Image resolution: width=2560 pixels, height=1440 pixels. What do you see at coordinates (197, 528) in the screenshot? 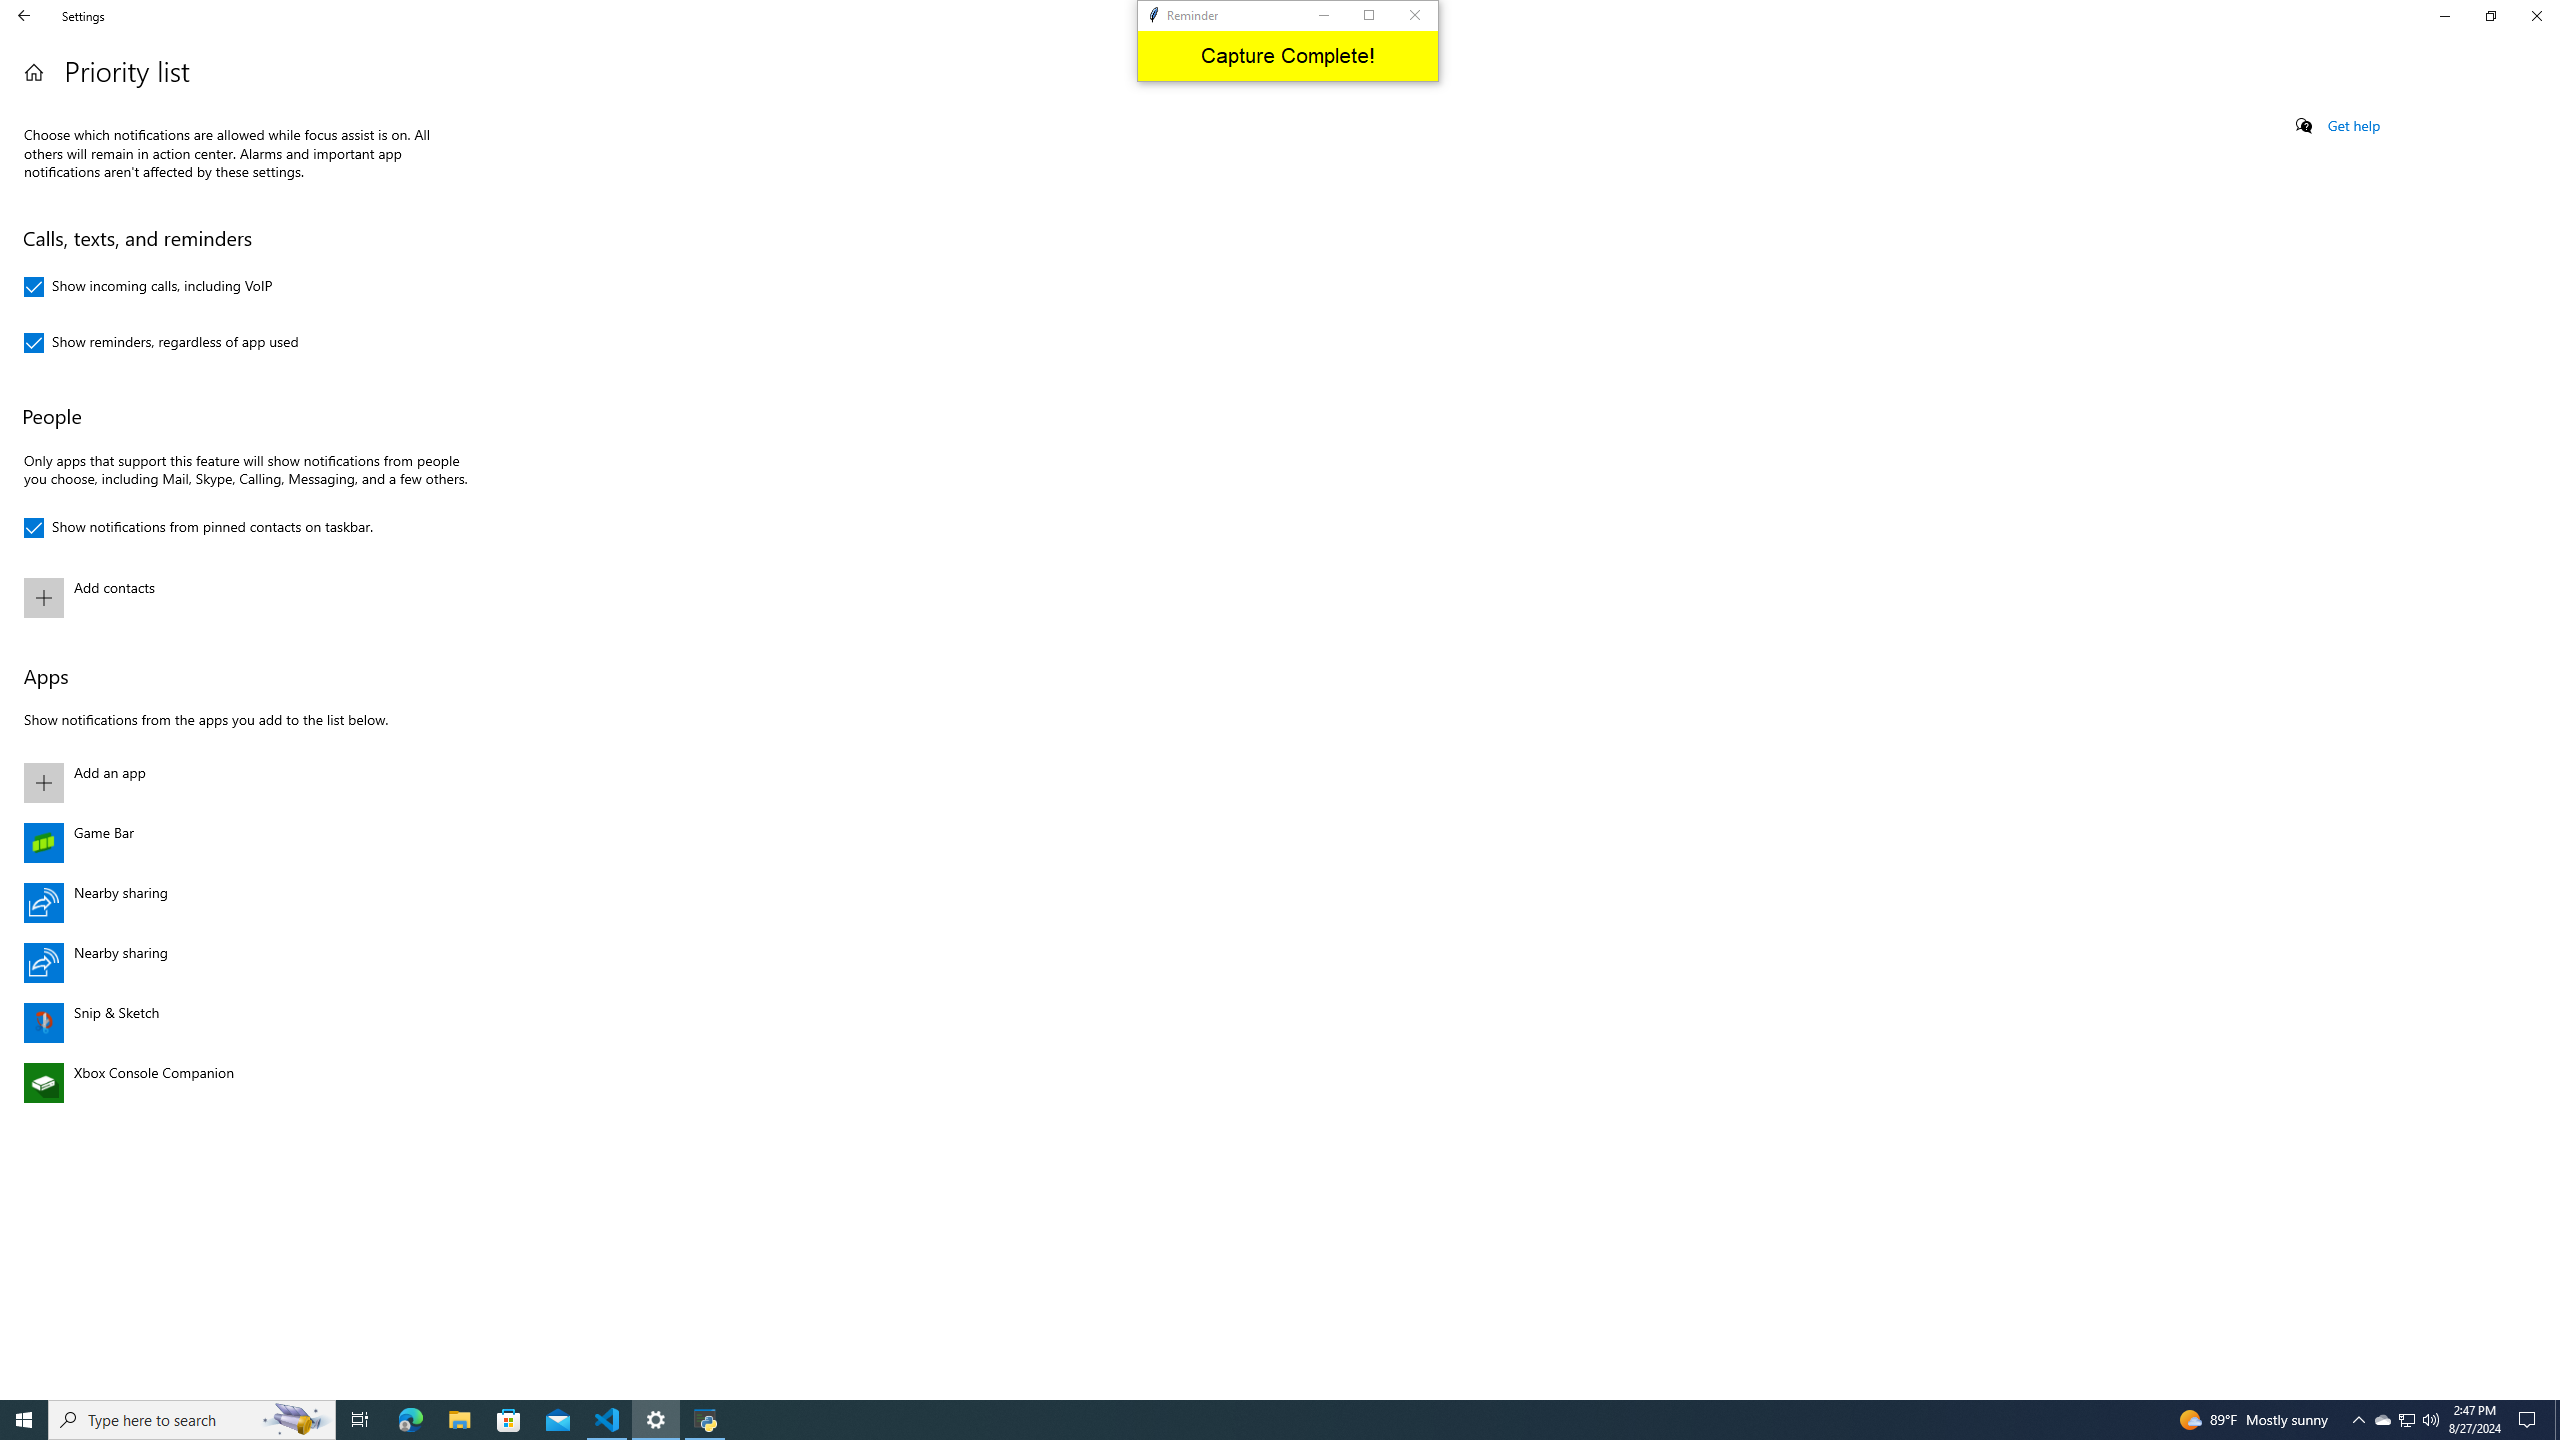
I see `'Show notifications from pinned contacts on taskbar.'` at bounding box center [197, 528].